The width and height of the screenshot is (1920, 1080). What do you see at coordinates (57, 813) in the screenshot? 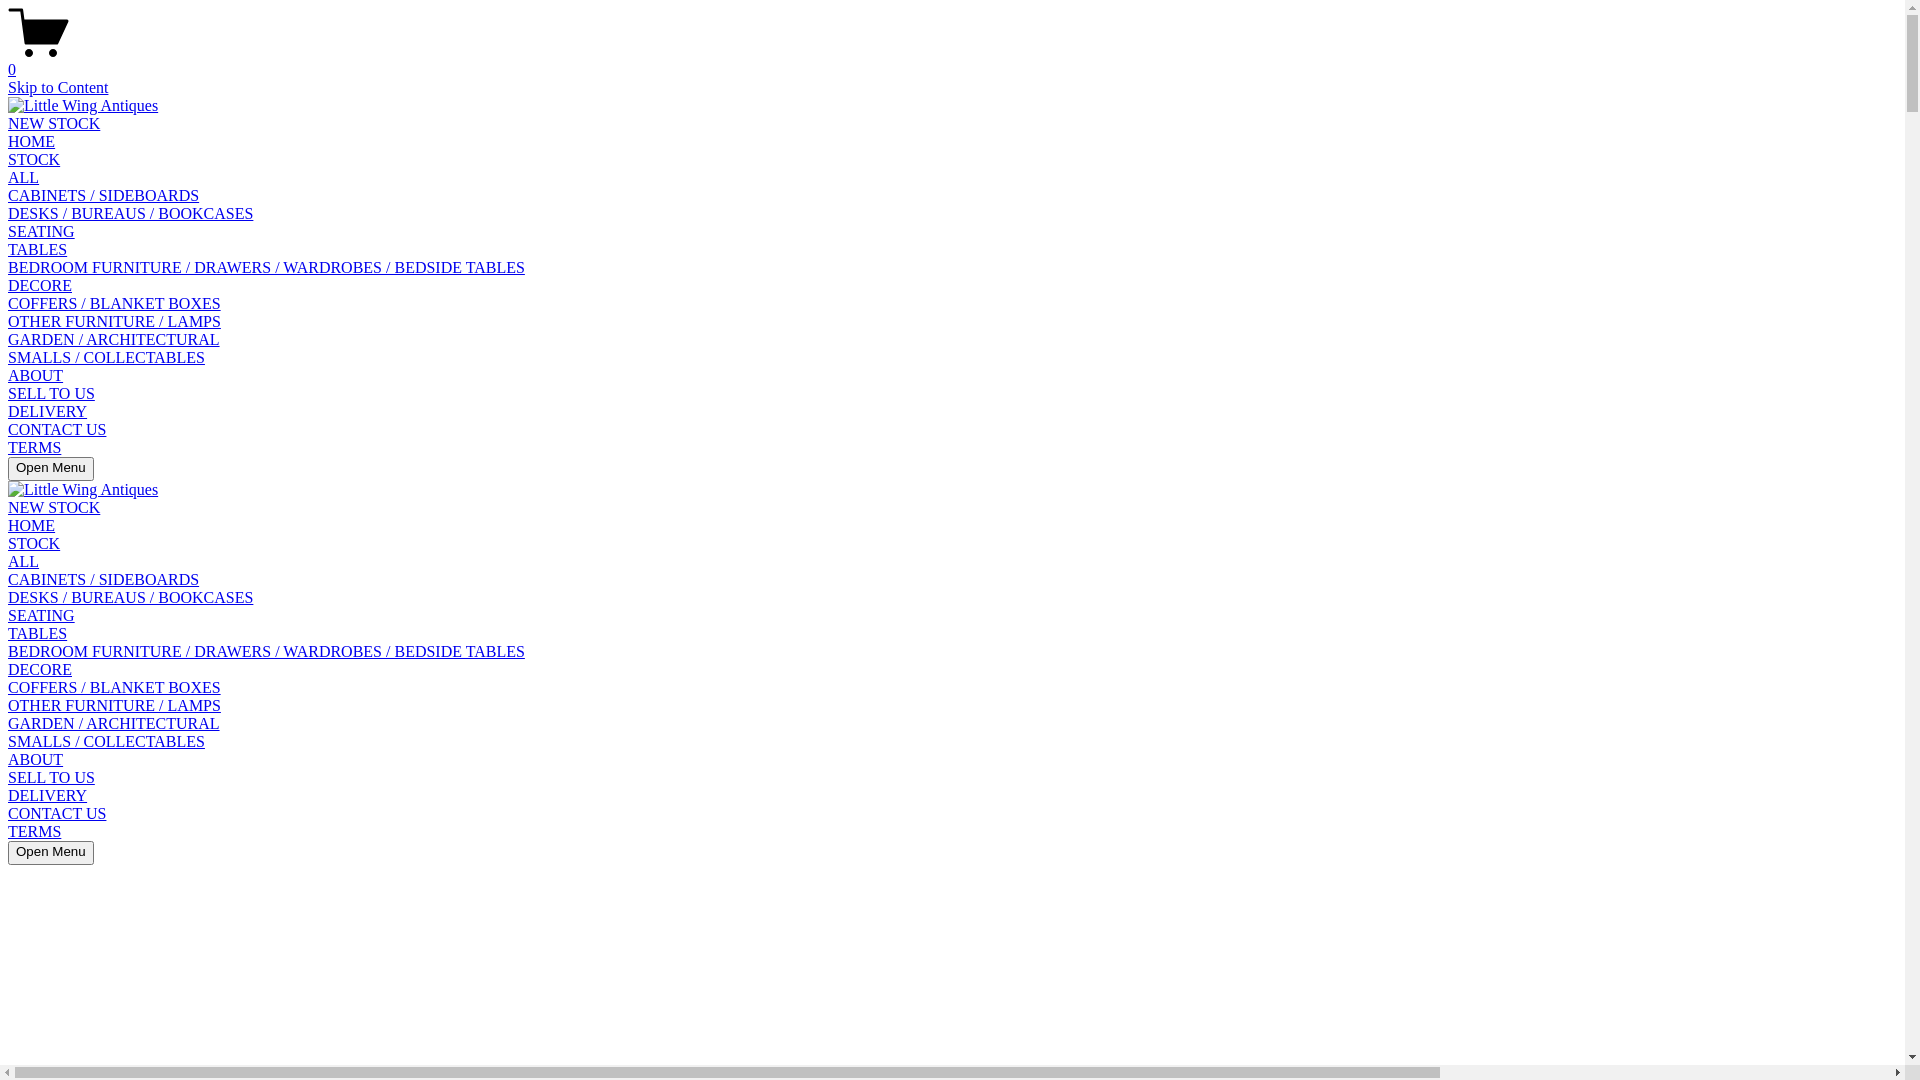
I see `'CONTACT US'` at bounding box center [57, 813].